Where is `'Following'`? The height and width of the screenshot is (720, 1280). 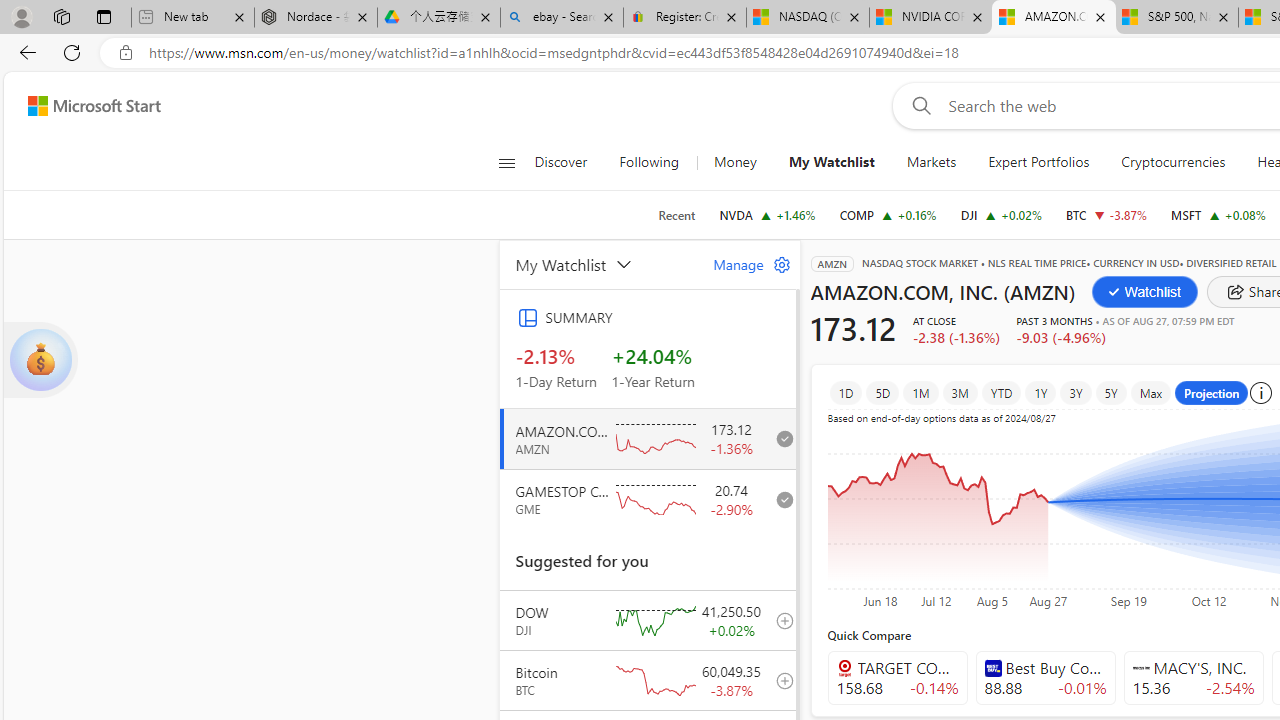 'Following' is located at coordinates (648, 162).